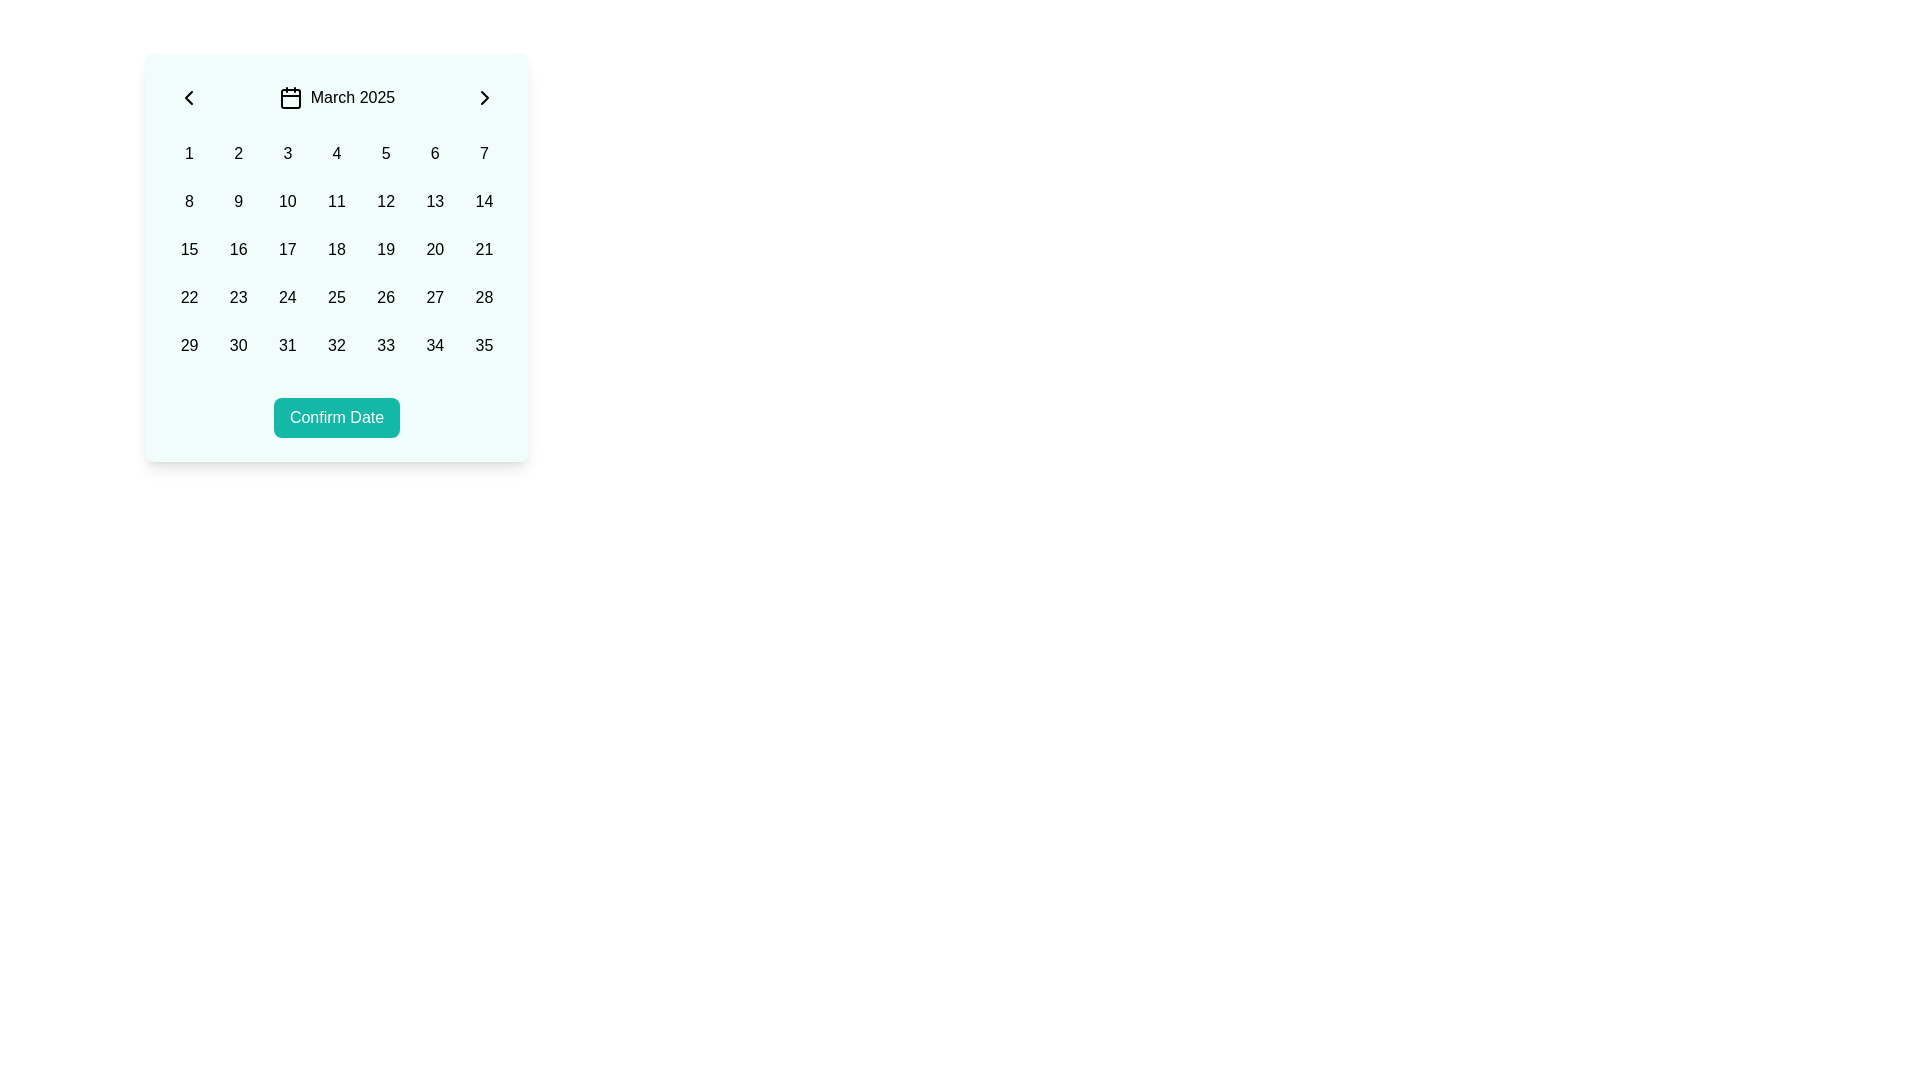 The width and height of the screenshot is (1920, 1080). Describe the element at coordinates (386, 297) in the screenshot. I see `the selectable date button located in the fifth row and fifth column of the calendar interface` at that location.